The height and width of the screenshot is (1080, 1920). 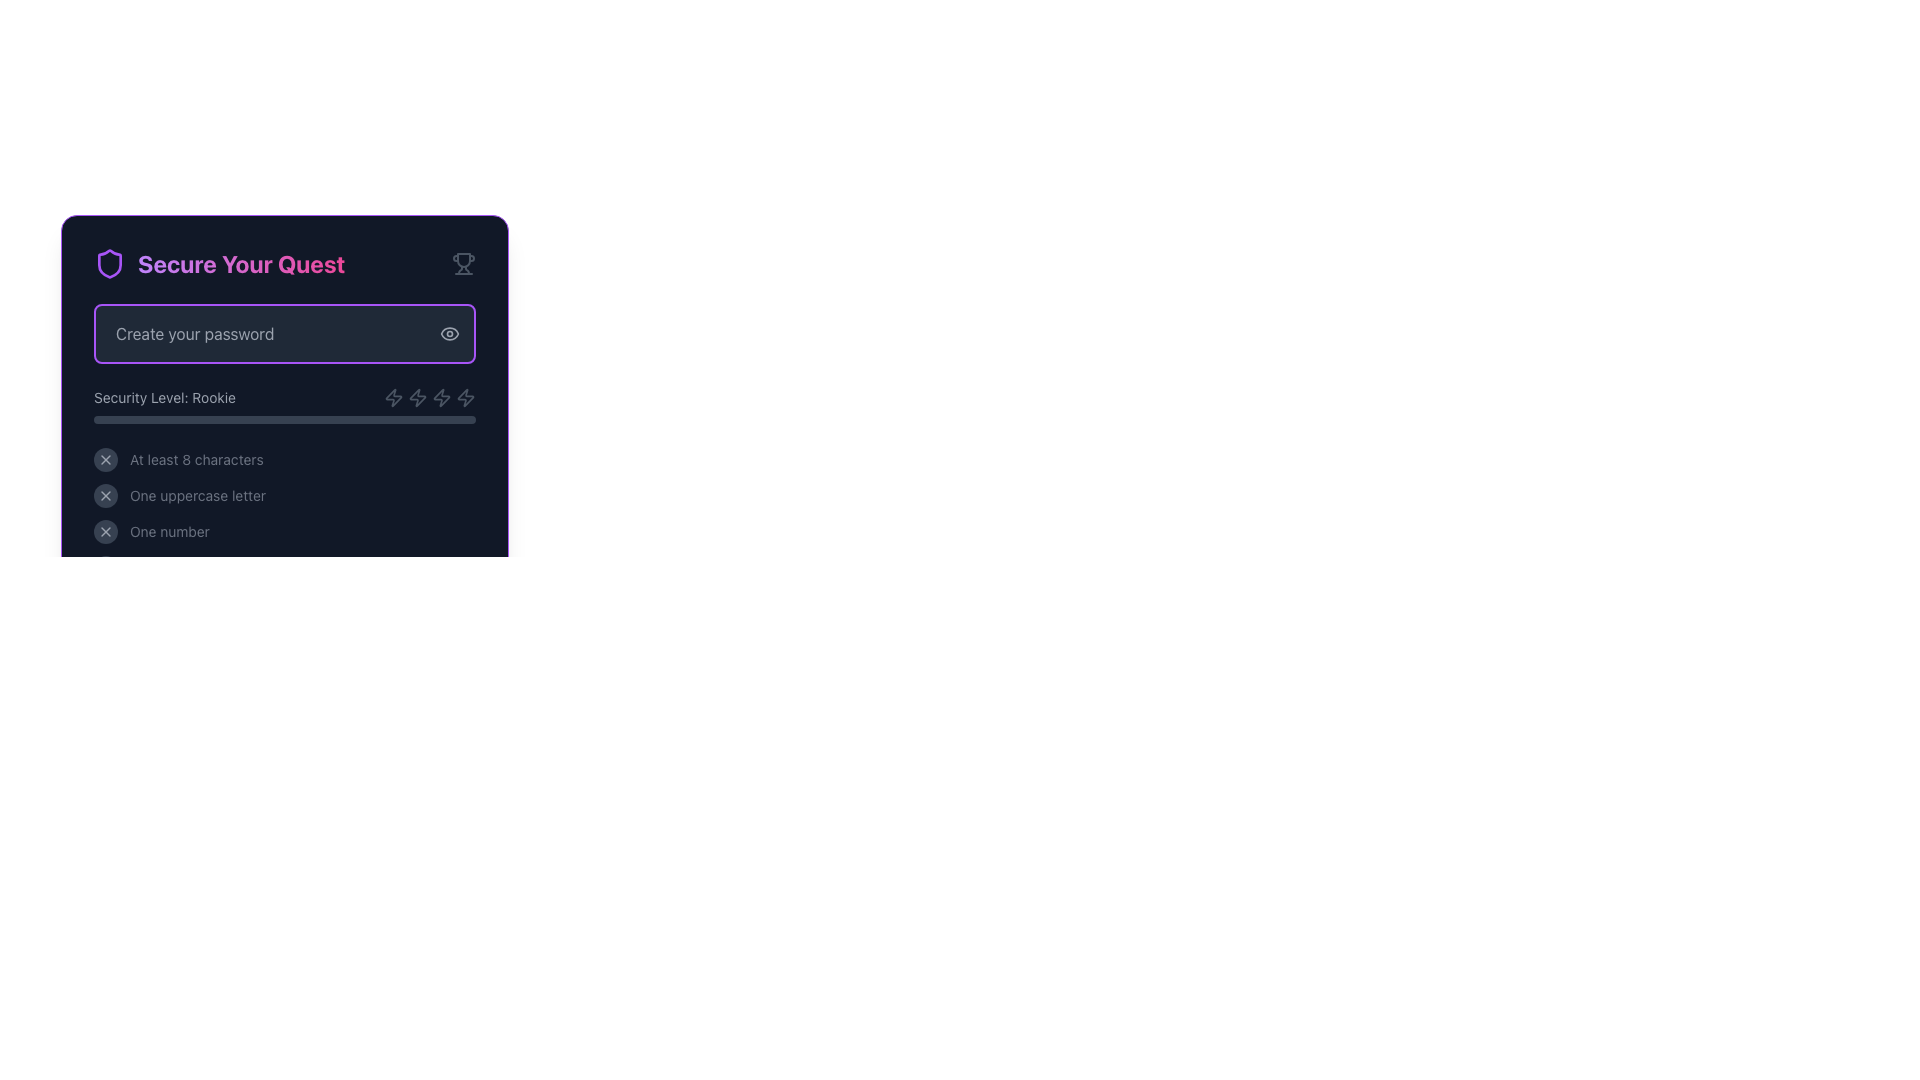 I want to click on the text label that informs the user to include one numerical digit in their password, located at the bottom-left corner of the list of password requirements, so click(x=169, y=531).